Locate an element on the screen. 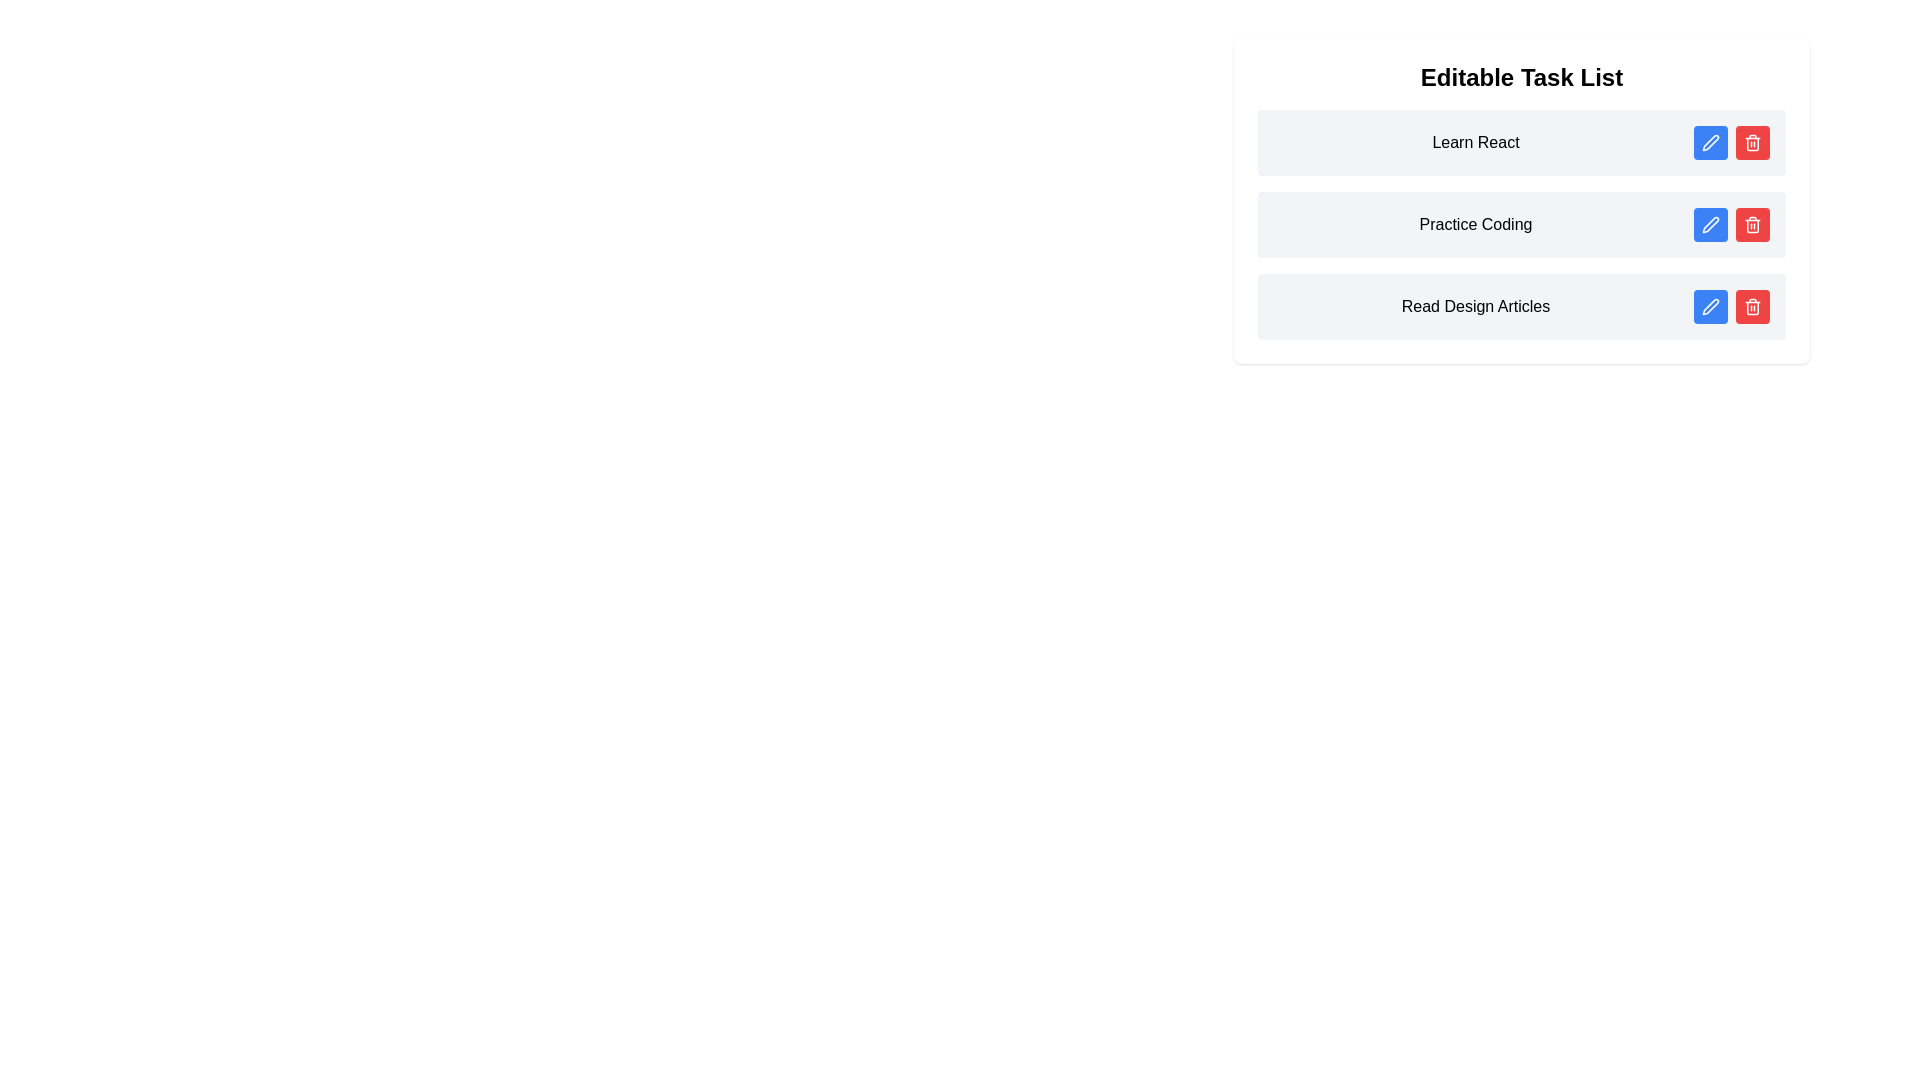 Image resolution: width=1920 pixels, height=1080 pixels. the 'Practice Coding' list item to emphasize it, which is the second item in the task list with a light gray background and interactive buttons is located at coordinates (1520, 224).